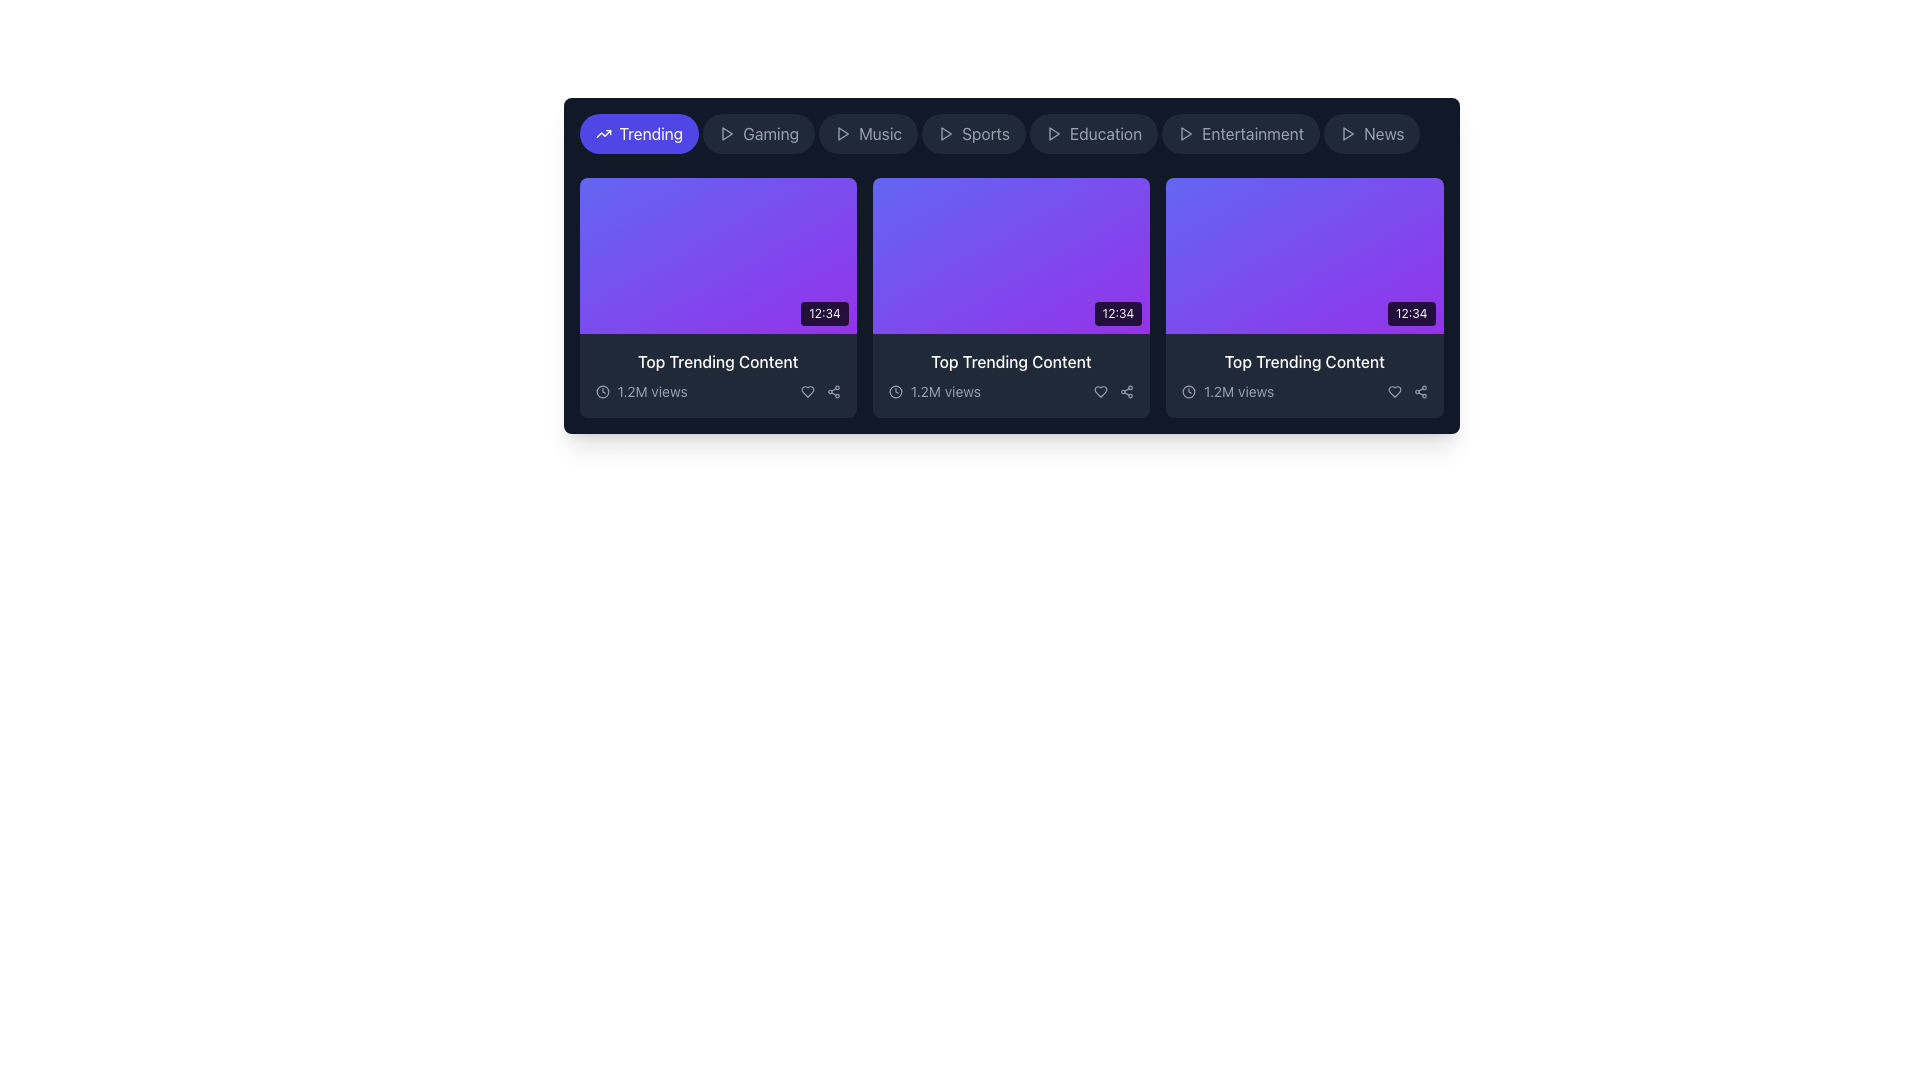  What do you see at coordinates (843, 134) in the screenshot?
I see `the small triangular 'Play' icon located in the navigation bar at the top of the interface, adjacent to the 'Gaming' tab label` at bounding box center [843, 134].